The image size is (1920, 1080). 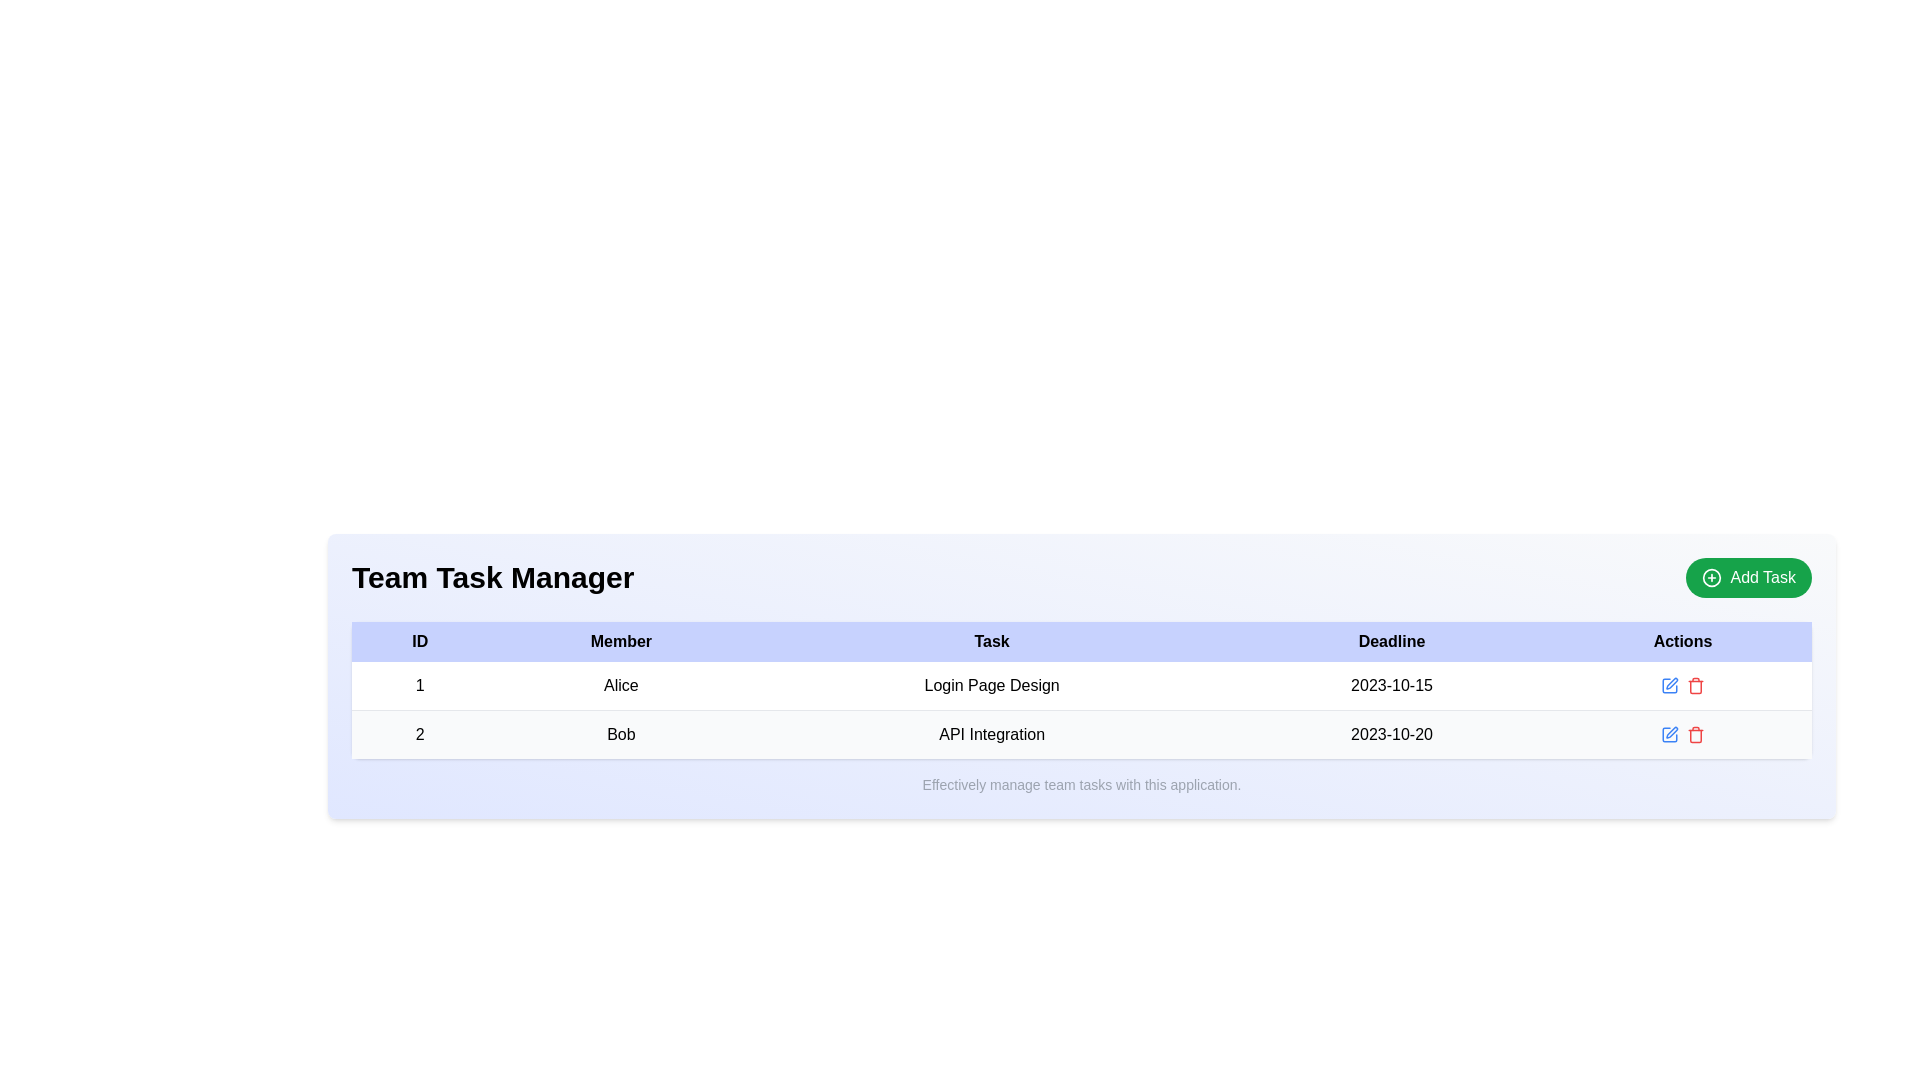 I want to click on the second cell in the header row of the table, which signifies member names, located between the 'ID' and 'Task' cells, so click(x=620, y=641).